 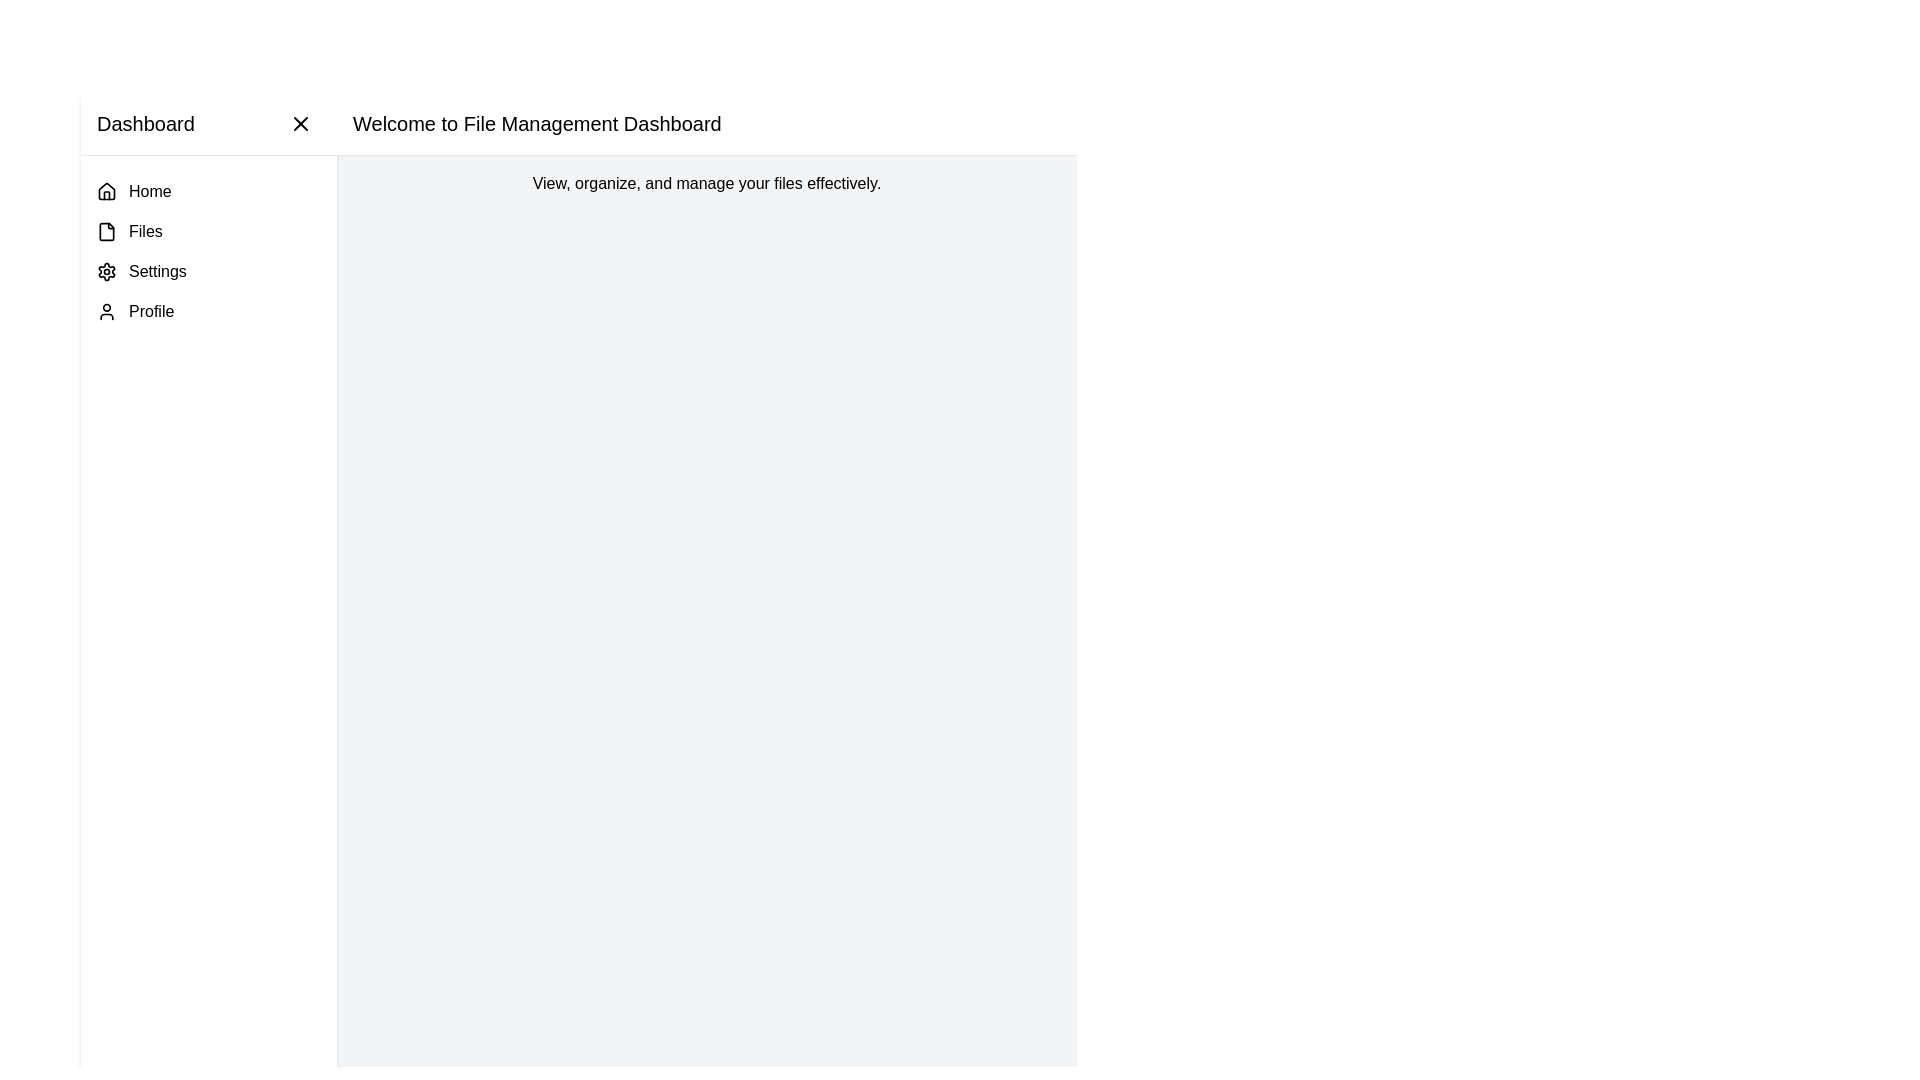 I want to click on the 'Files' button in the vertical Navigation Menu located in the left sidebar below the 'Dashboard' title, so click(x=209, y=250).